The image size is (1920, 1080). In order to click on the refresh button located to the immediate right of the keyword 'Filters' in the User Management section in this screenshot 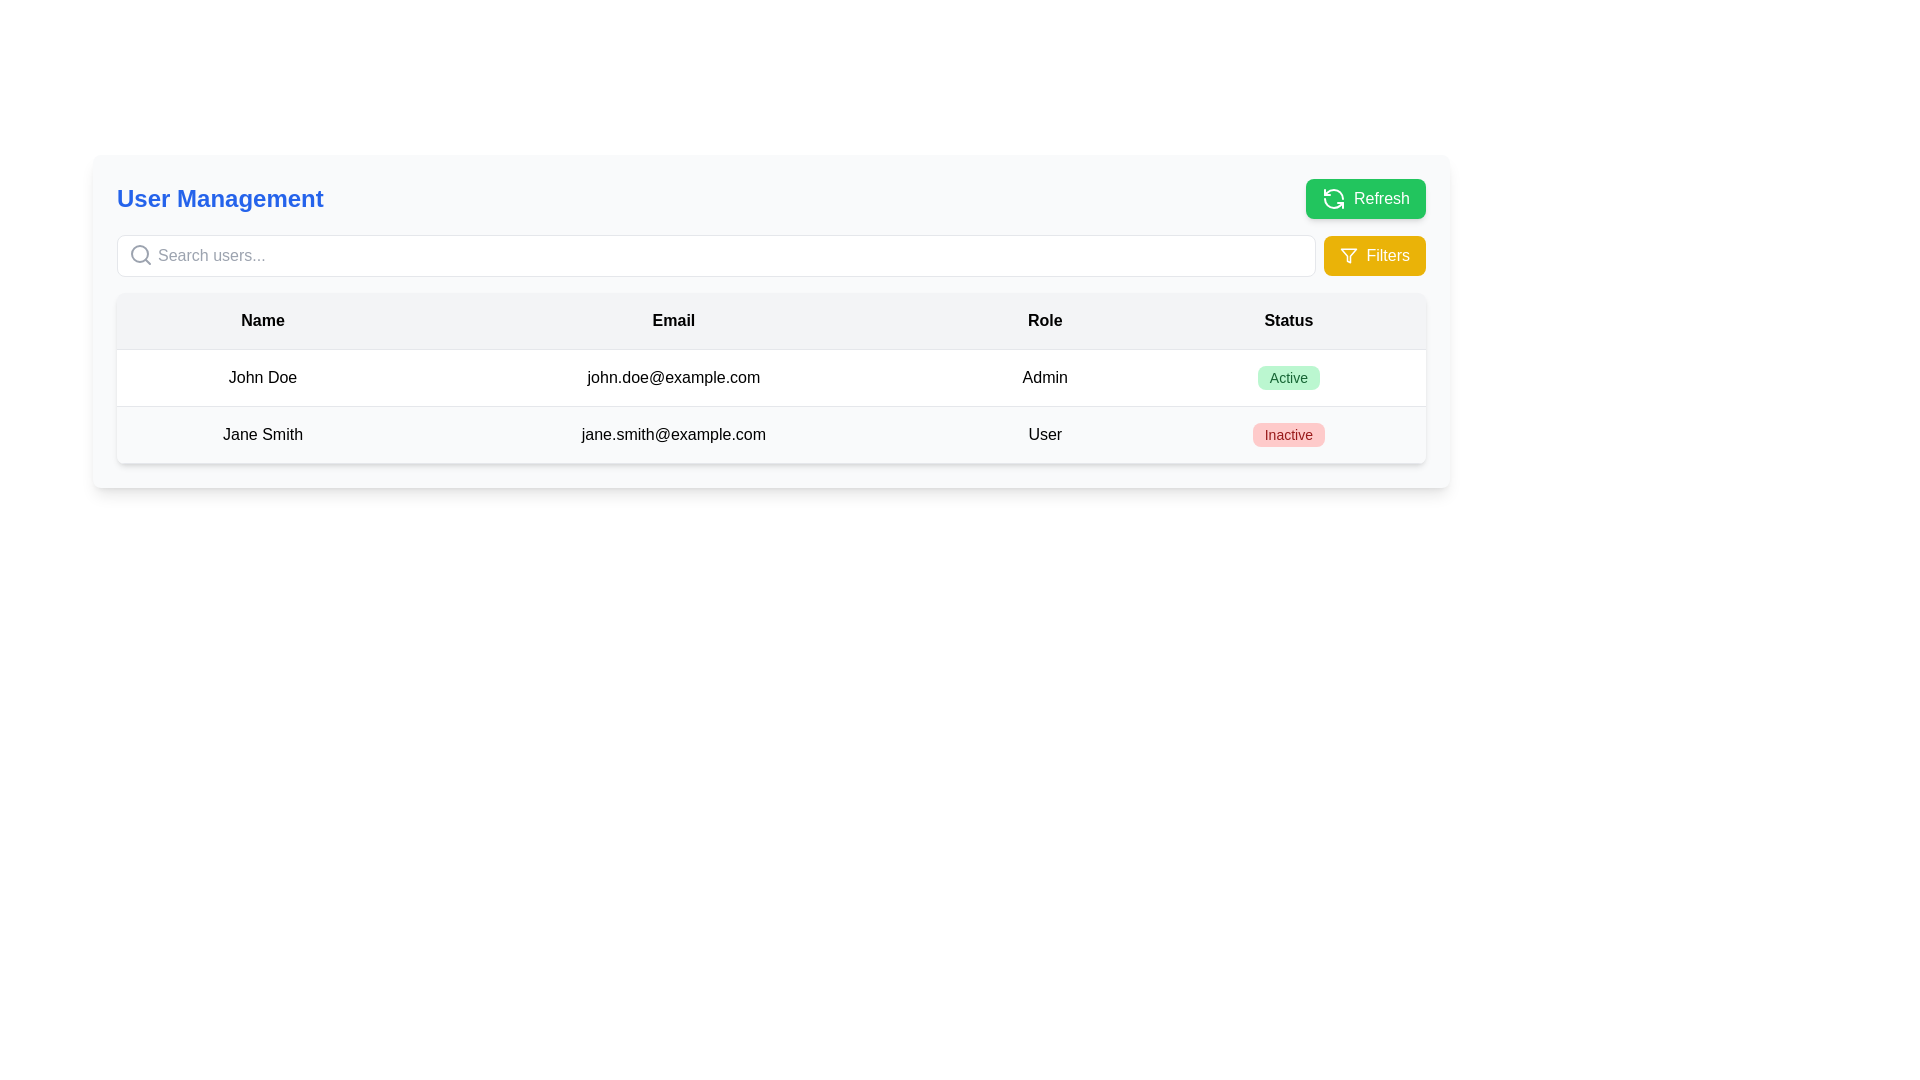, I will do `click(1364, 199)`.